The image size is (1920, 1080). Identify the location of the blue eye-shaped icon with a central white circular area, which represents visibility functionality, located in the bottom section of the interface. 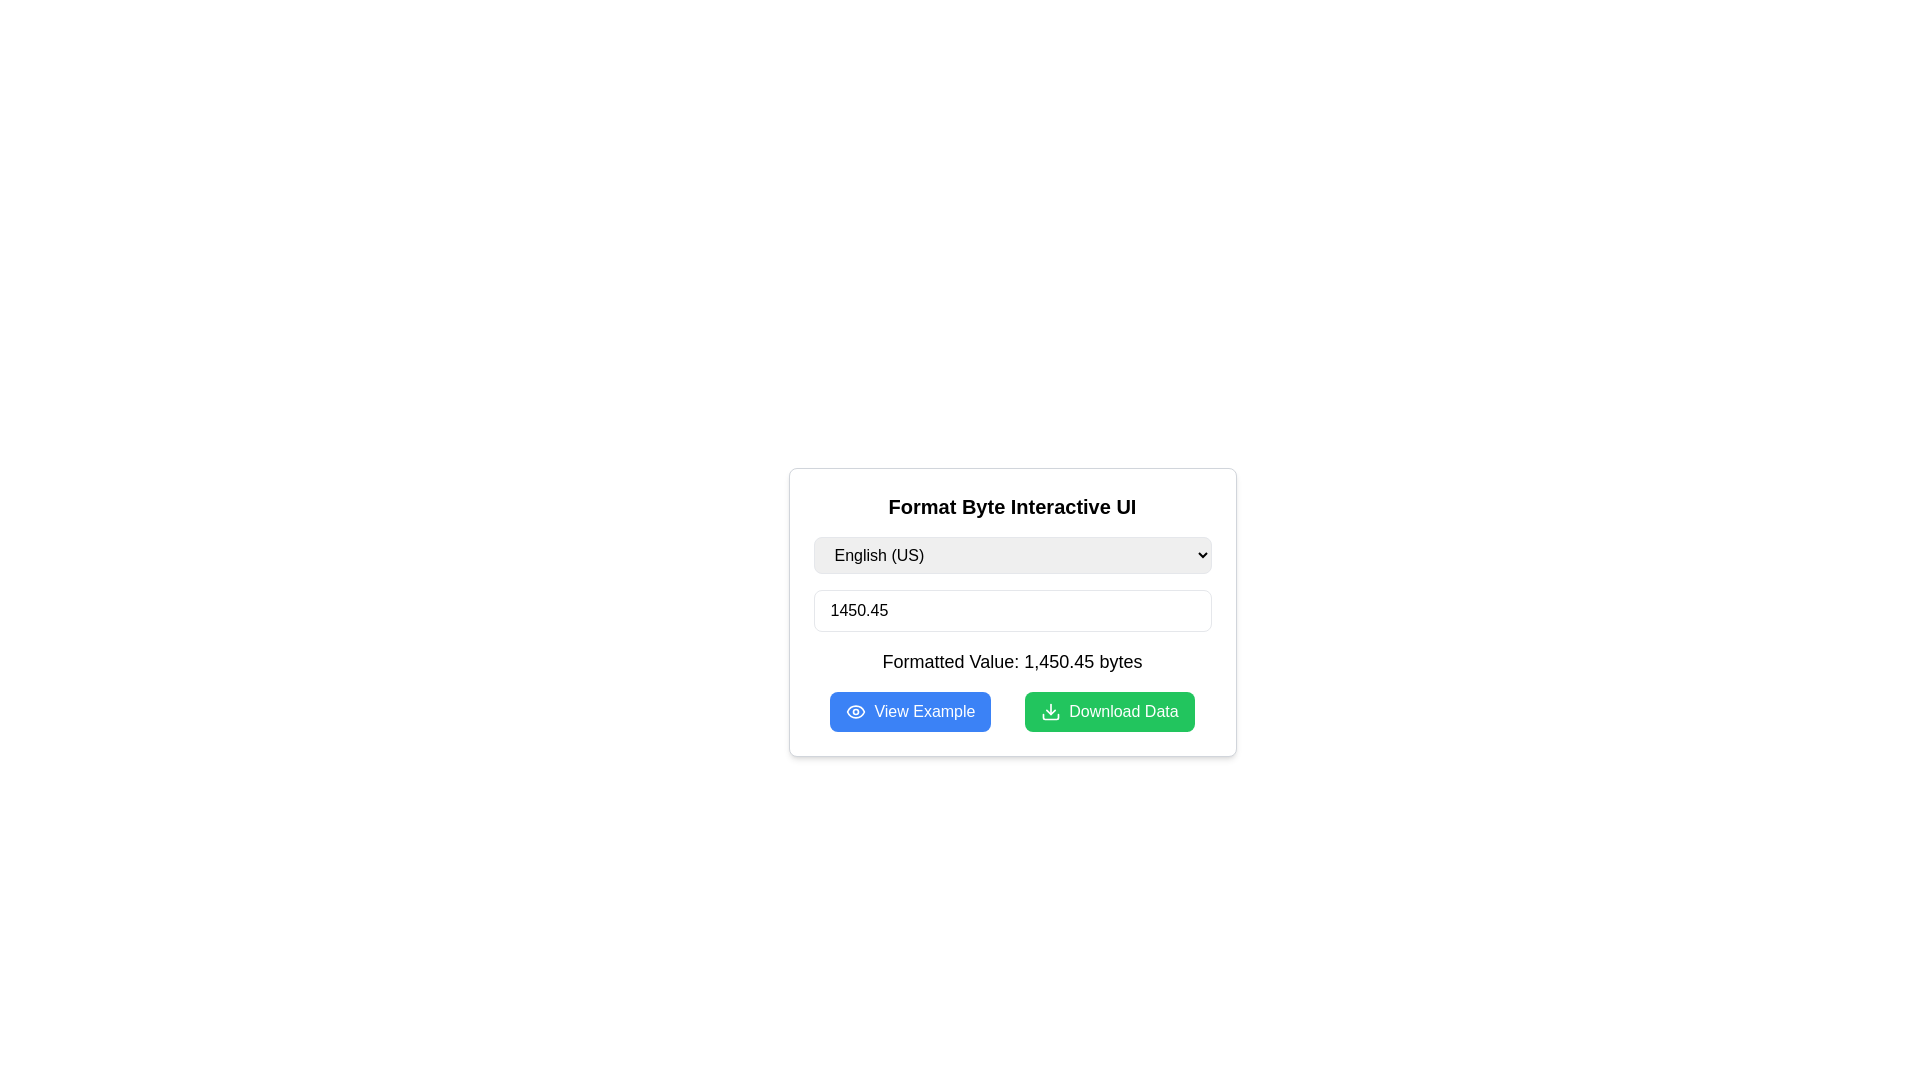
(856, 711).